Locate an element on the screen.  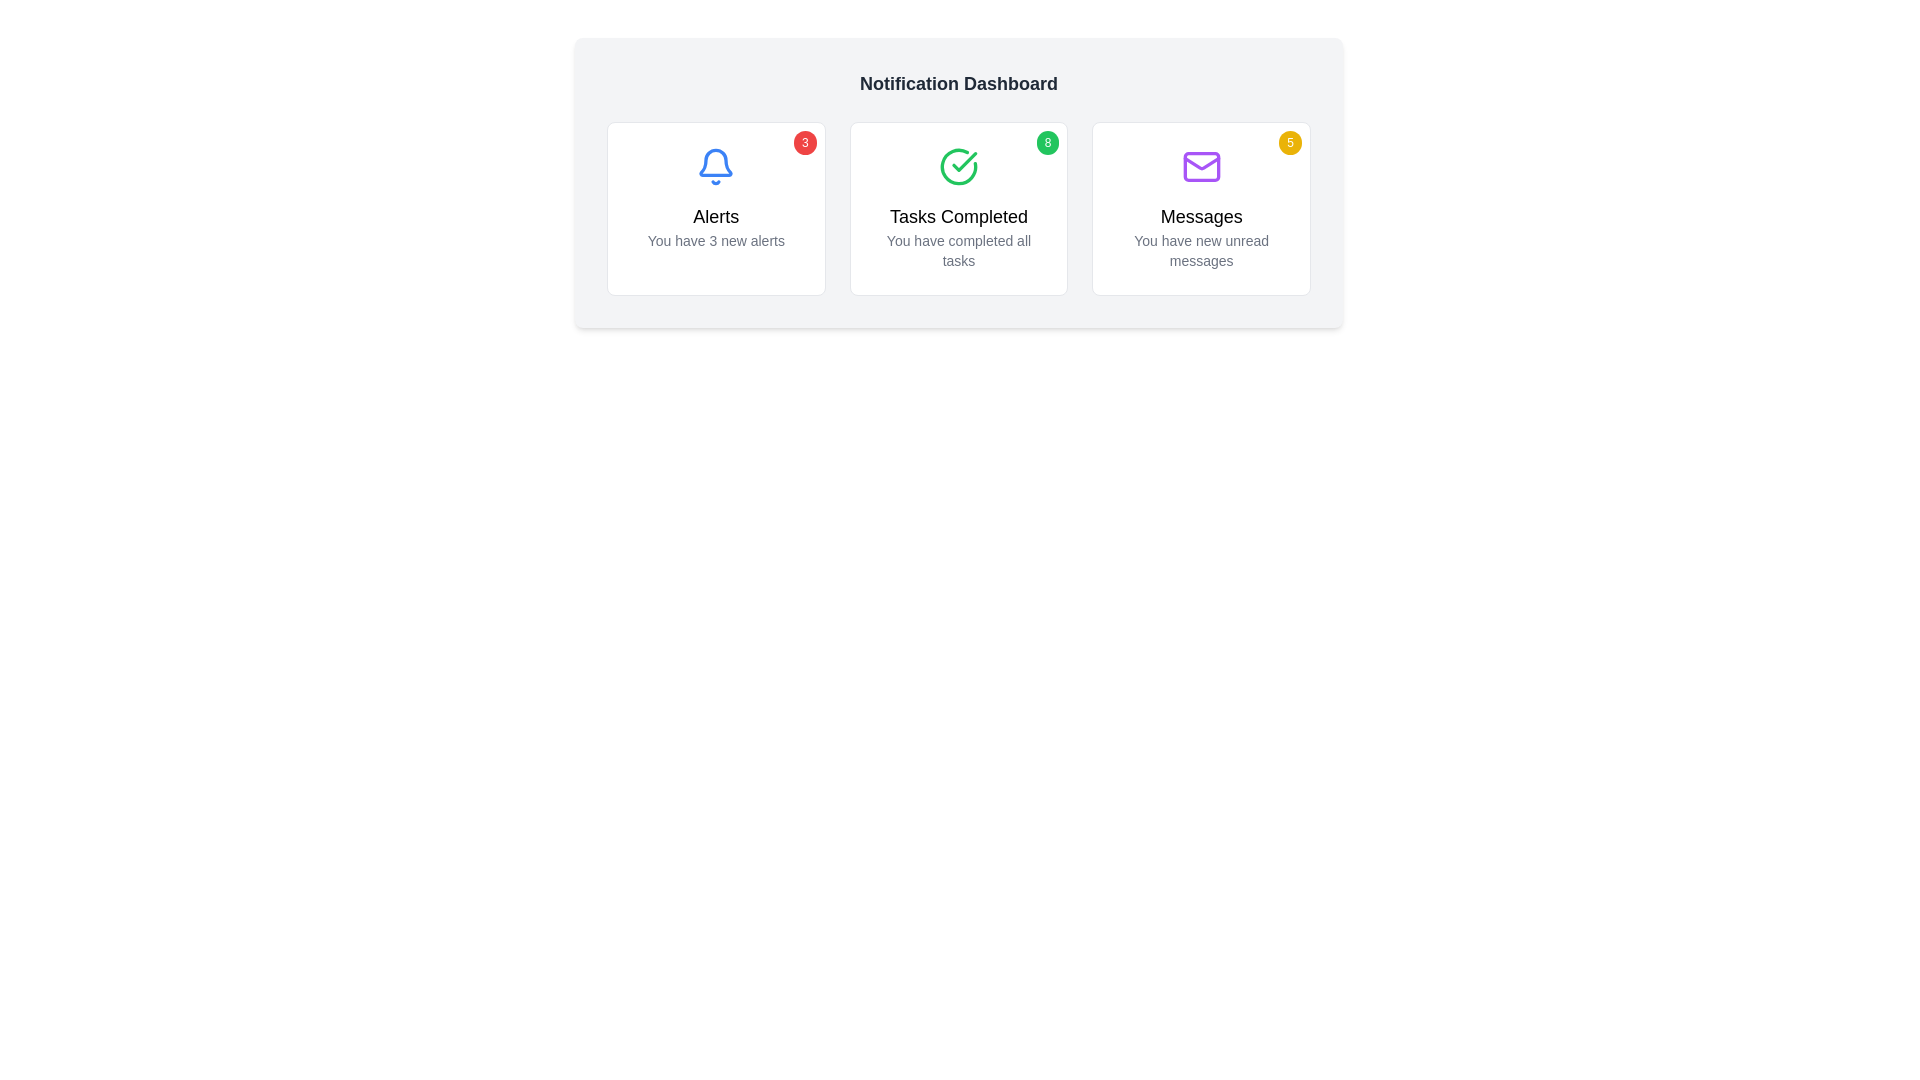
the alert notification icon located at the top of the 'Alerts' card in the 'Notification Dashboard', which indicates new alerts is located at coordinates (716, 161).